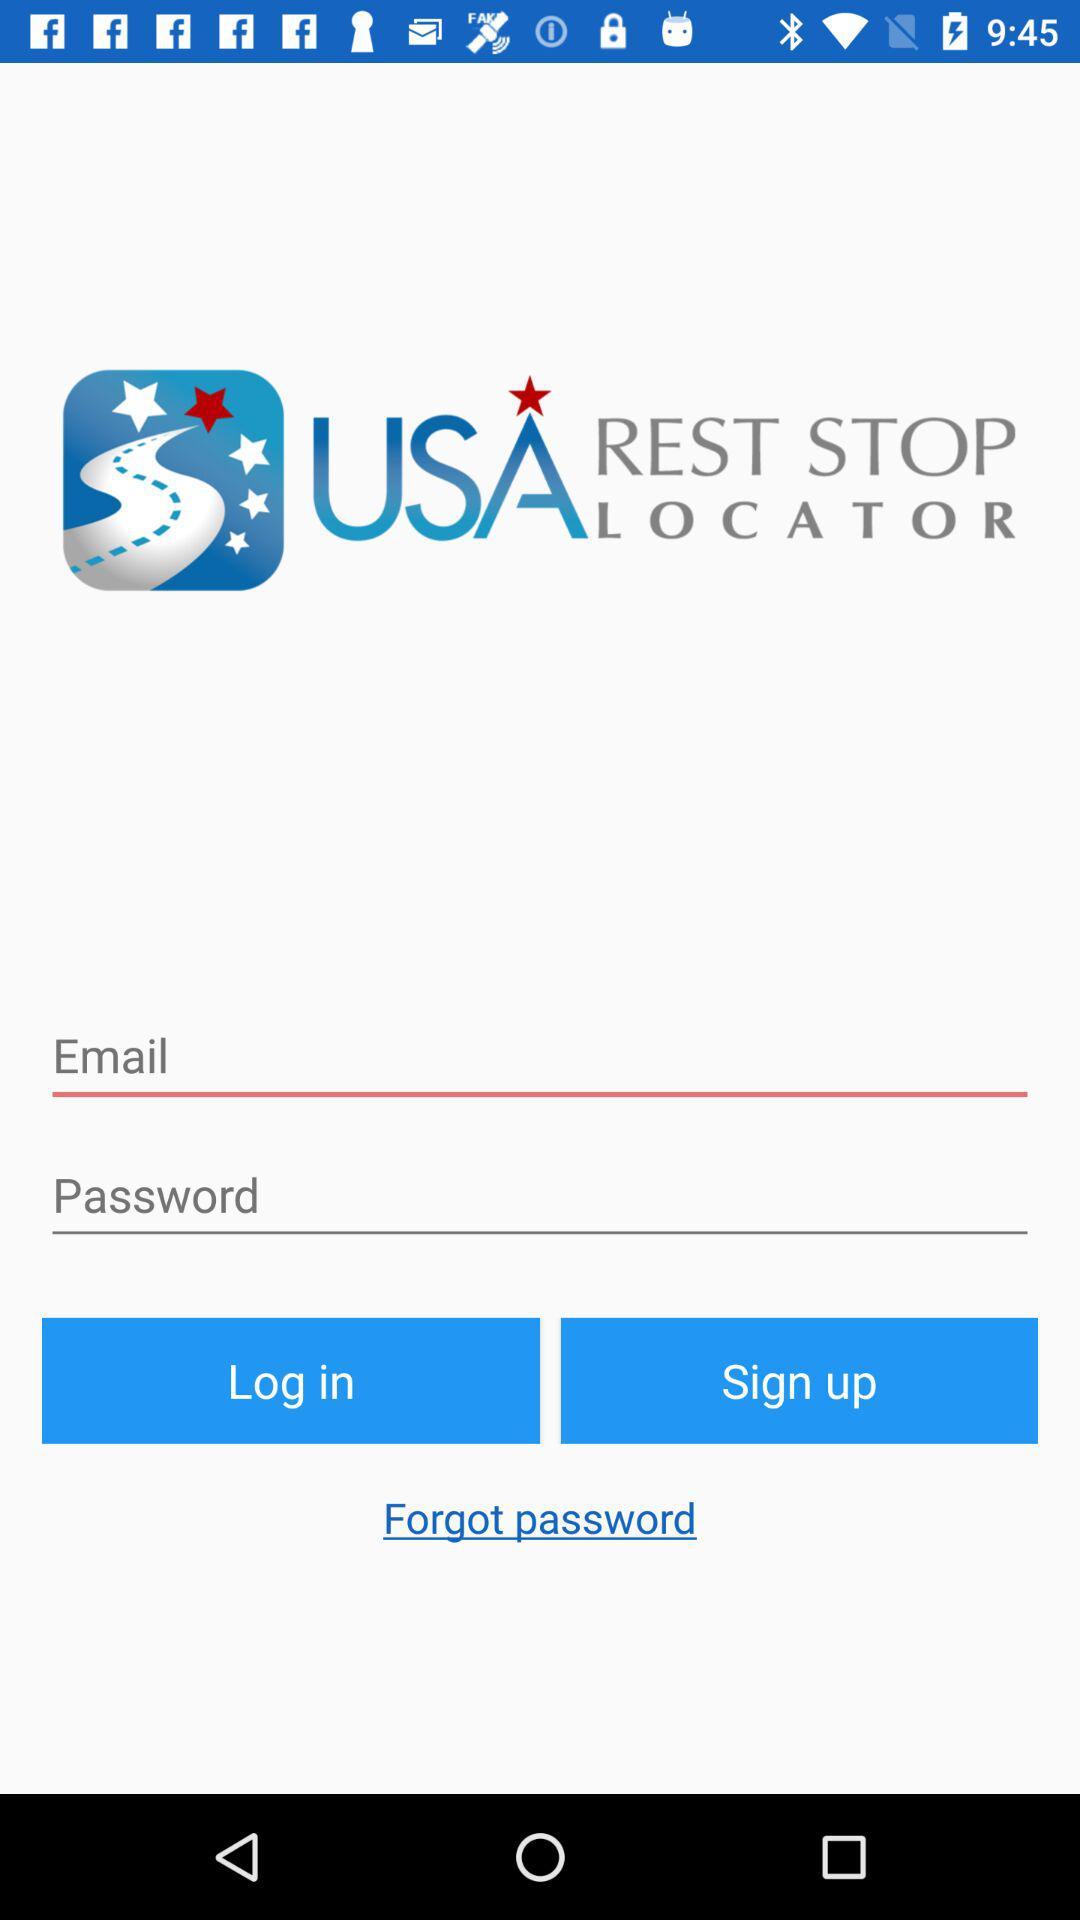 The height and width of the screenshot is (1920, 1080). I want to click on item at the bottom left corner, so click(290, 1379).